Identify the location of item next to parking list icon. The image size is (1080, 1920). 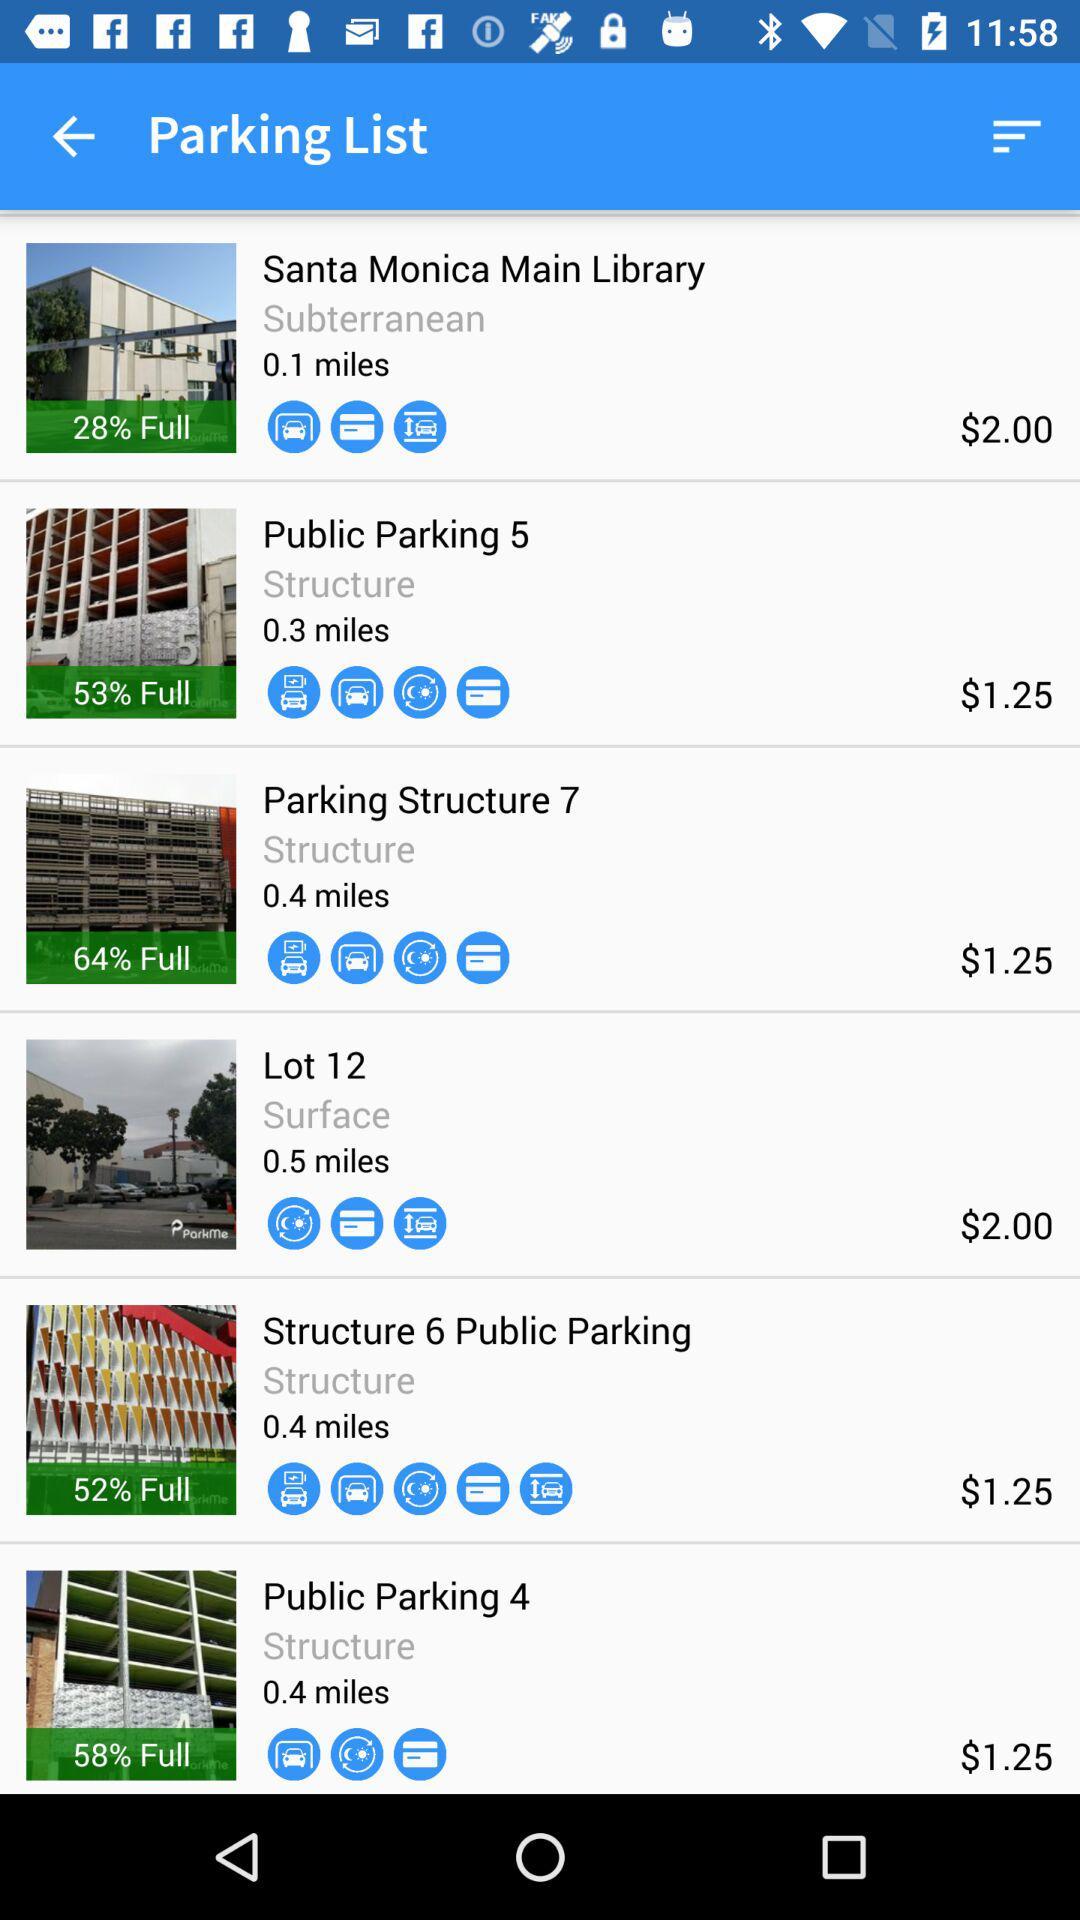
(72, 135).